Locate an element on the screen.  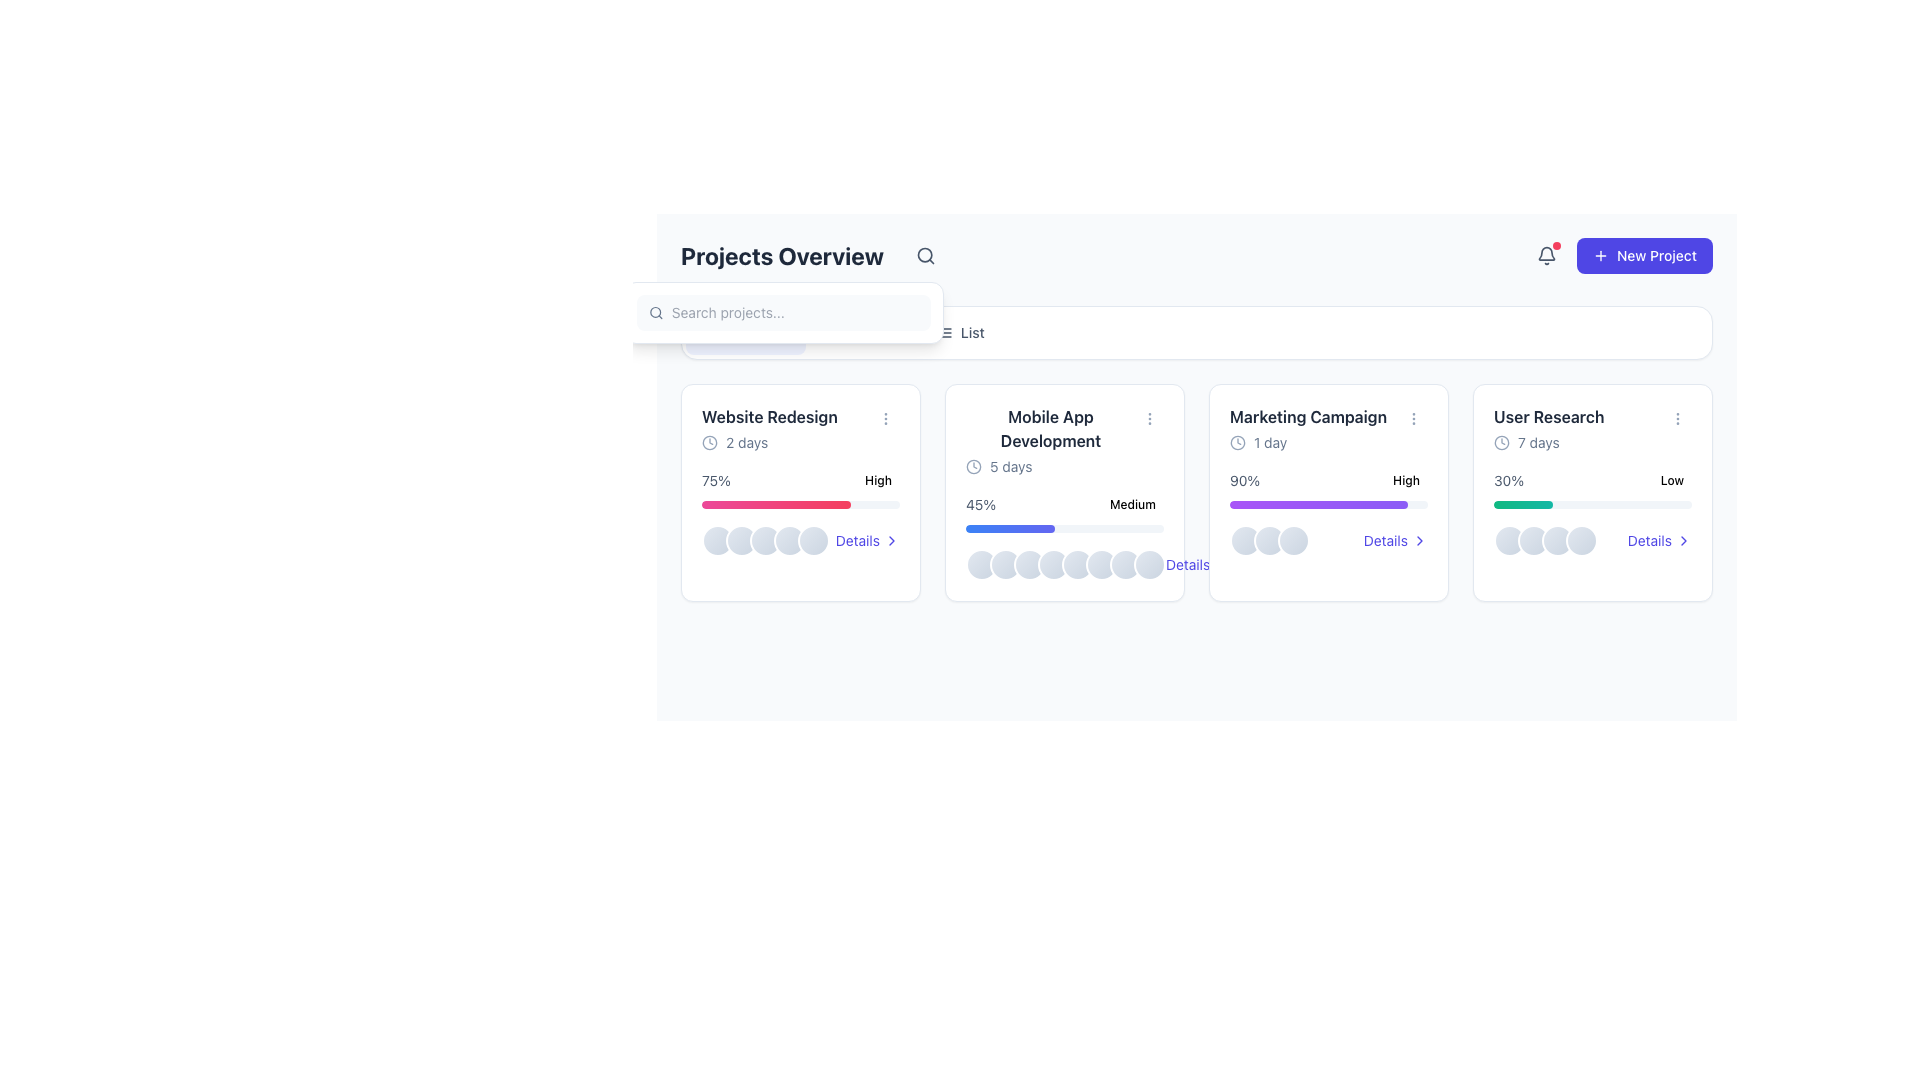
the decorative Icon (SVG graphic) is located at coordinates (1600, 254).